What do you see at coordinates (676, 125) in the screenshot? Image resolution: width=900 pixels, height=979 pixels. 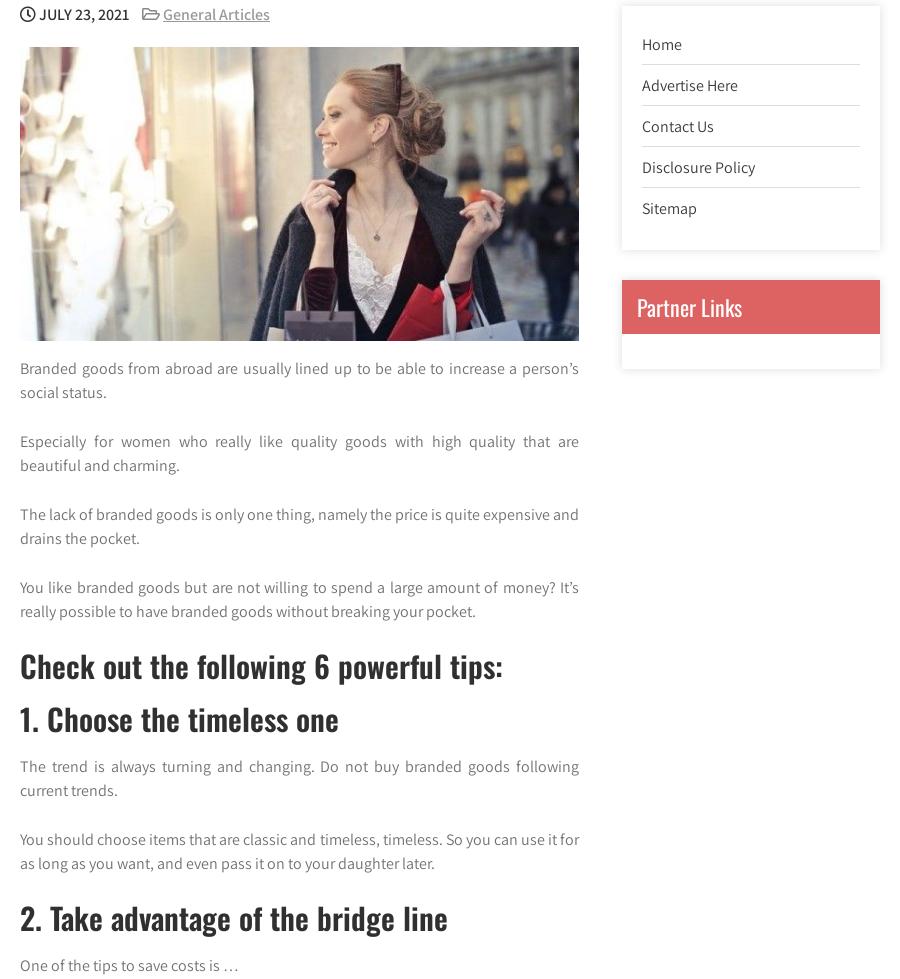 I see `'Contact Us'` at bounding box center [676, 125].